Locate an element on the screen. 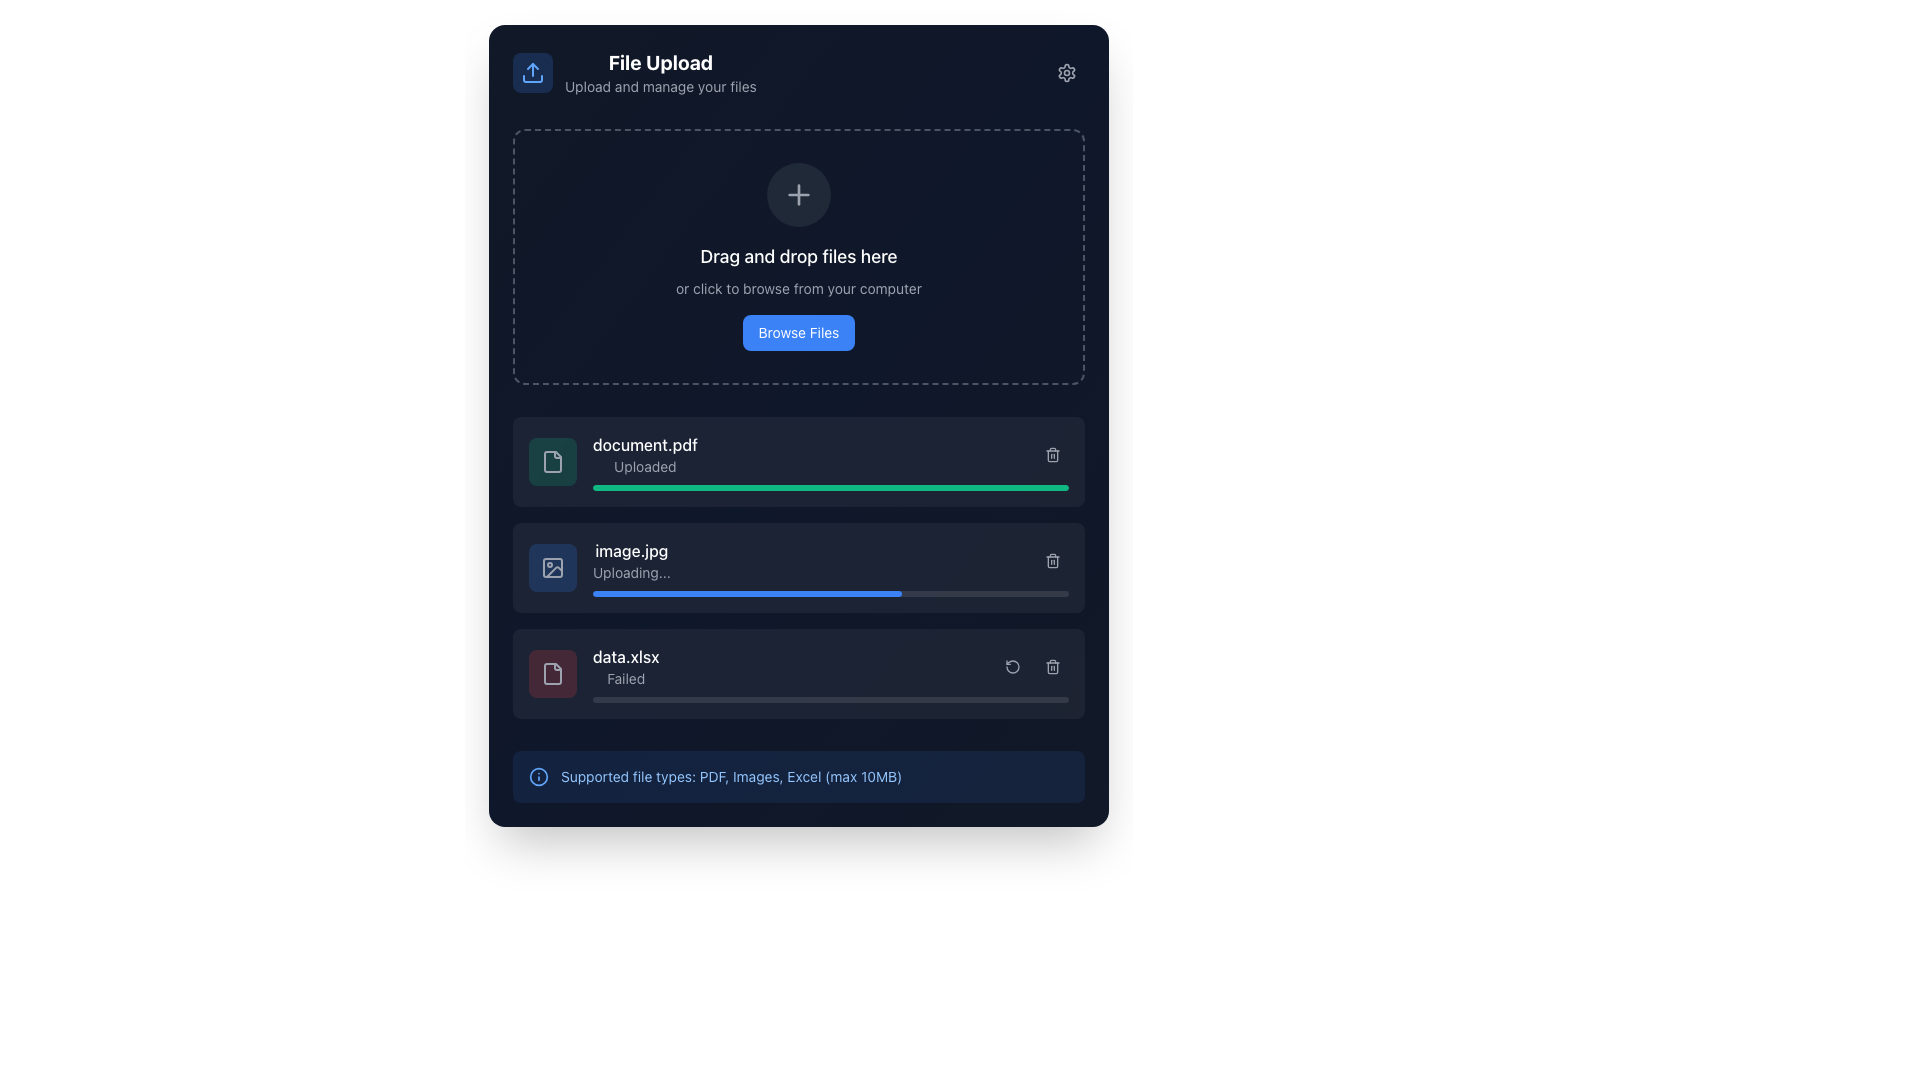 Image resolution: width=1920 pixels, height=1080 pixels. the progress is located at coordinates (692, 698).